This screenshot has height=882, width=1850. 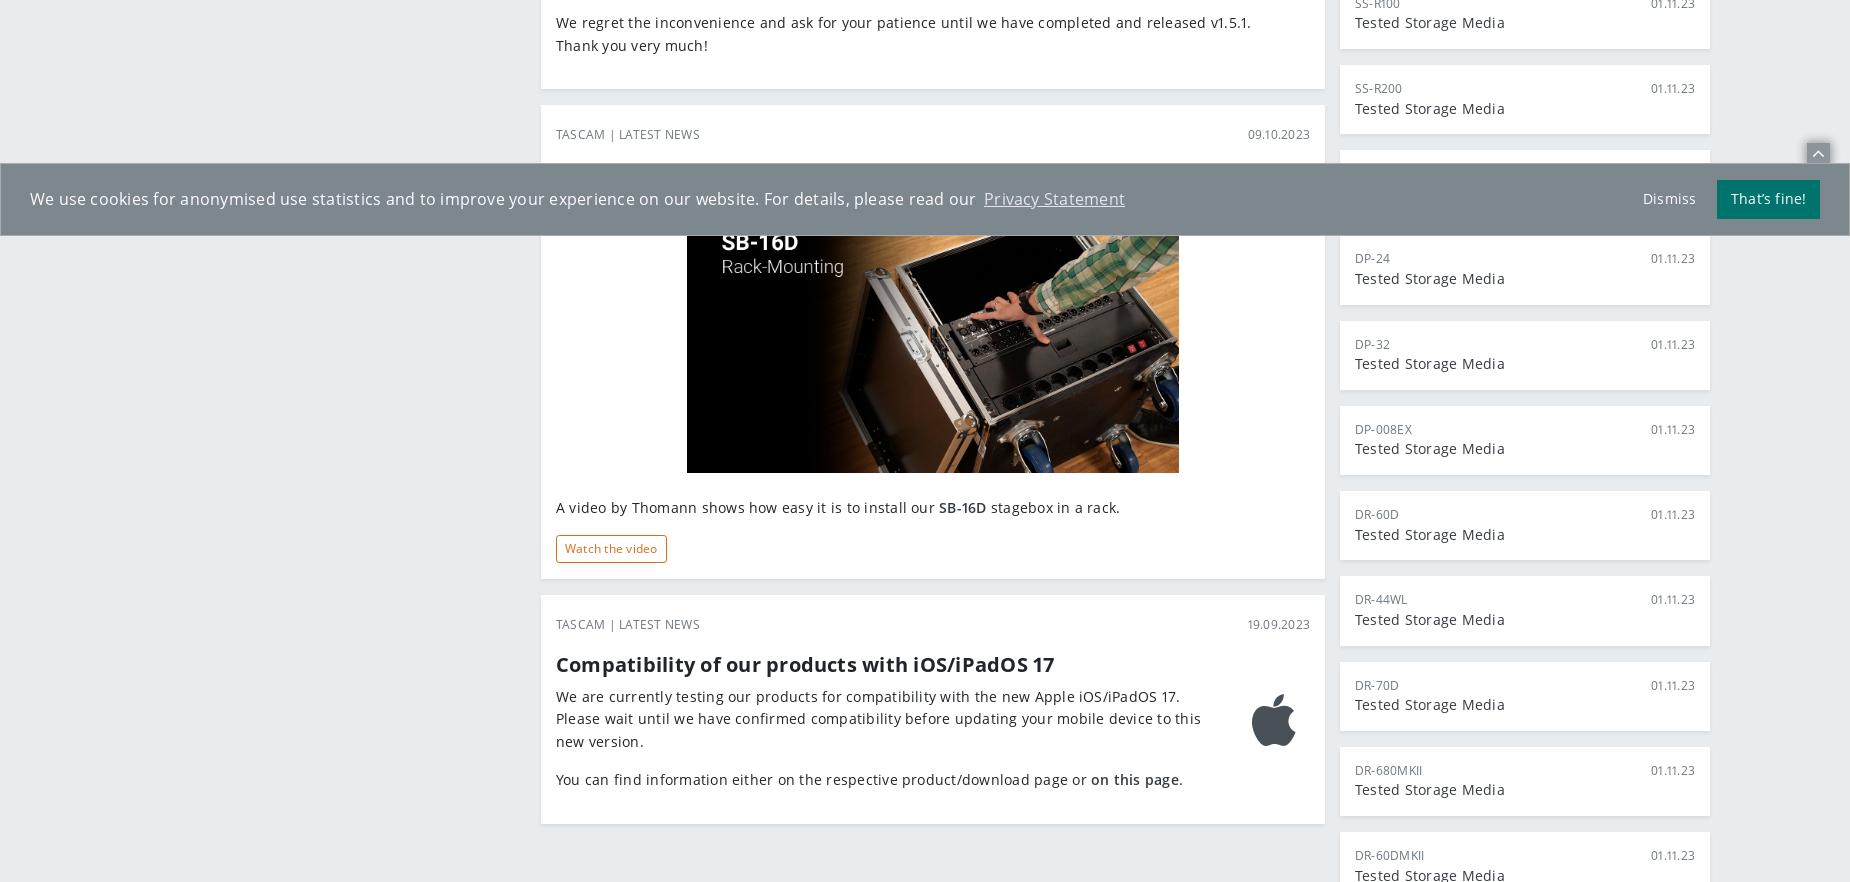 What do you see at coordinates (1375, 683) in the screenshot?
I see `'DR-70D'` at bounding box center [1375, 683].